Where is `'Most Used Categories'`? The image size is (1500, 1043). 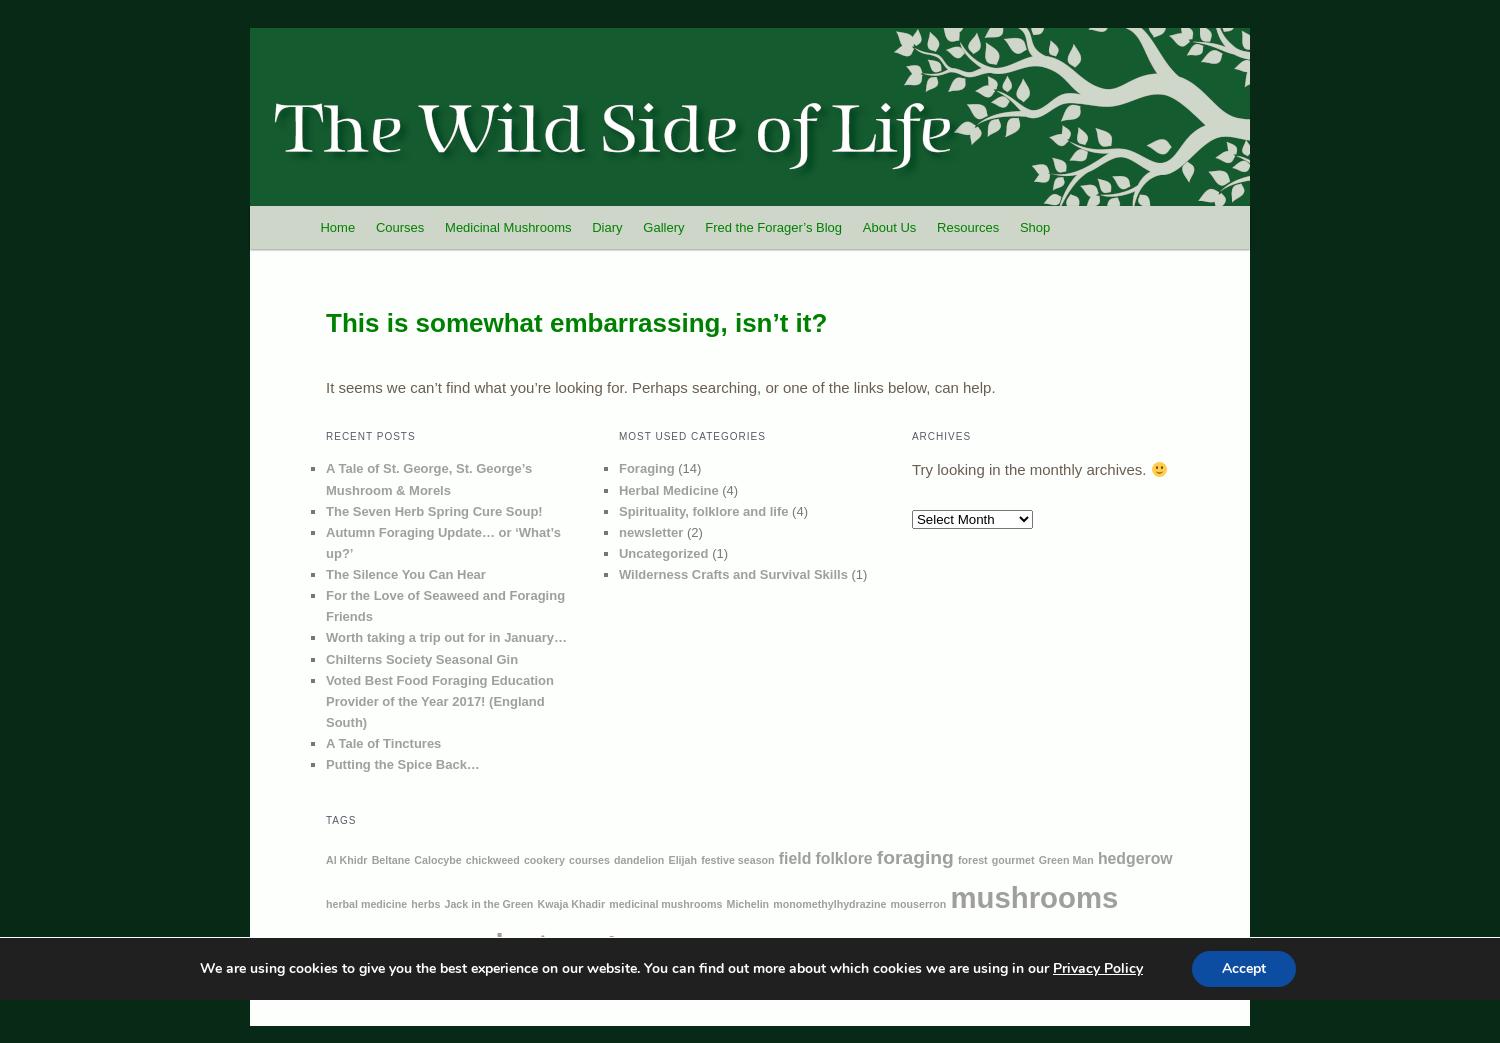
'Most Used Categories' is located at coordinates (690, 436).